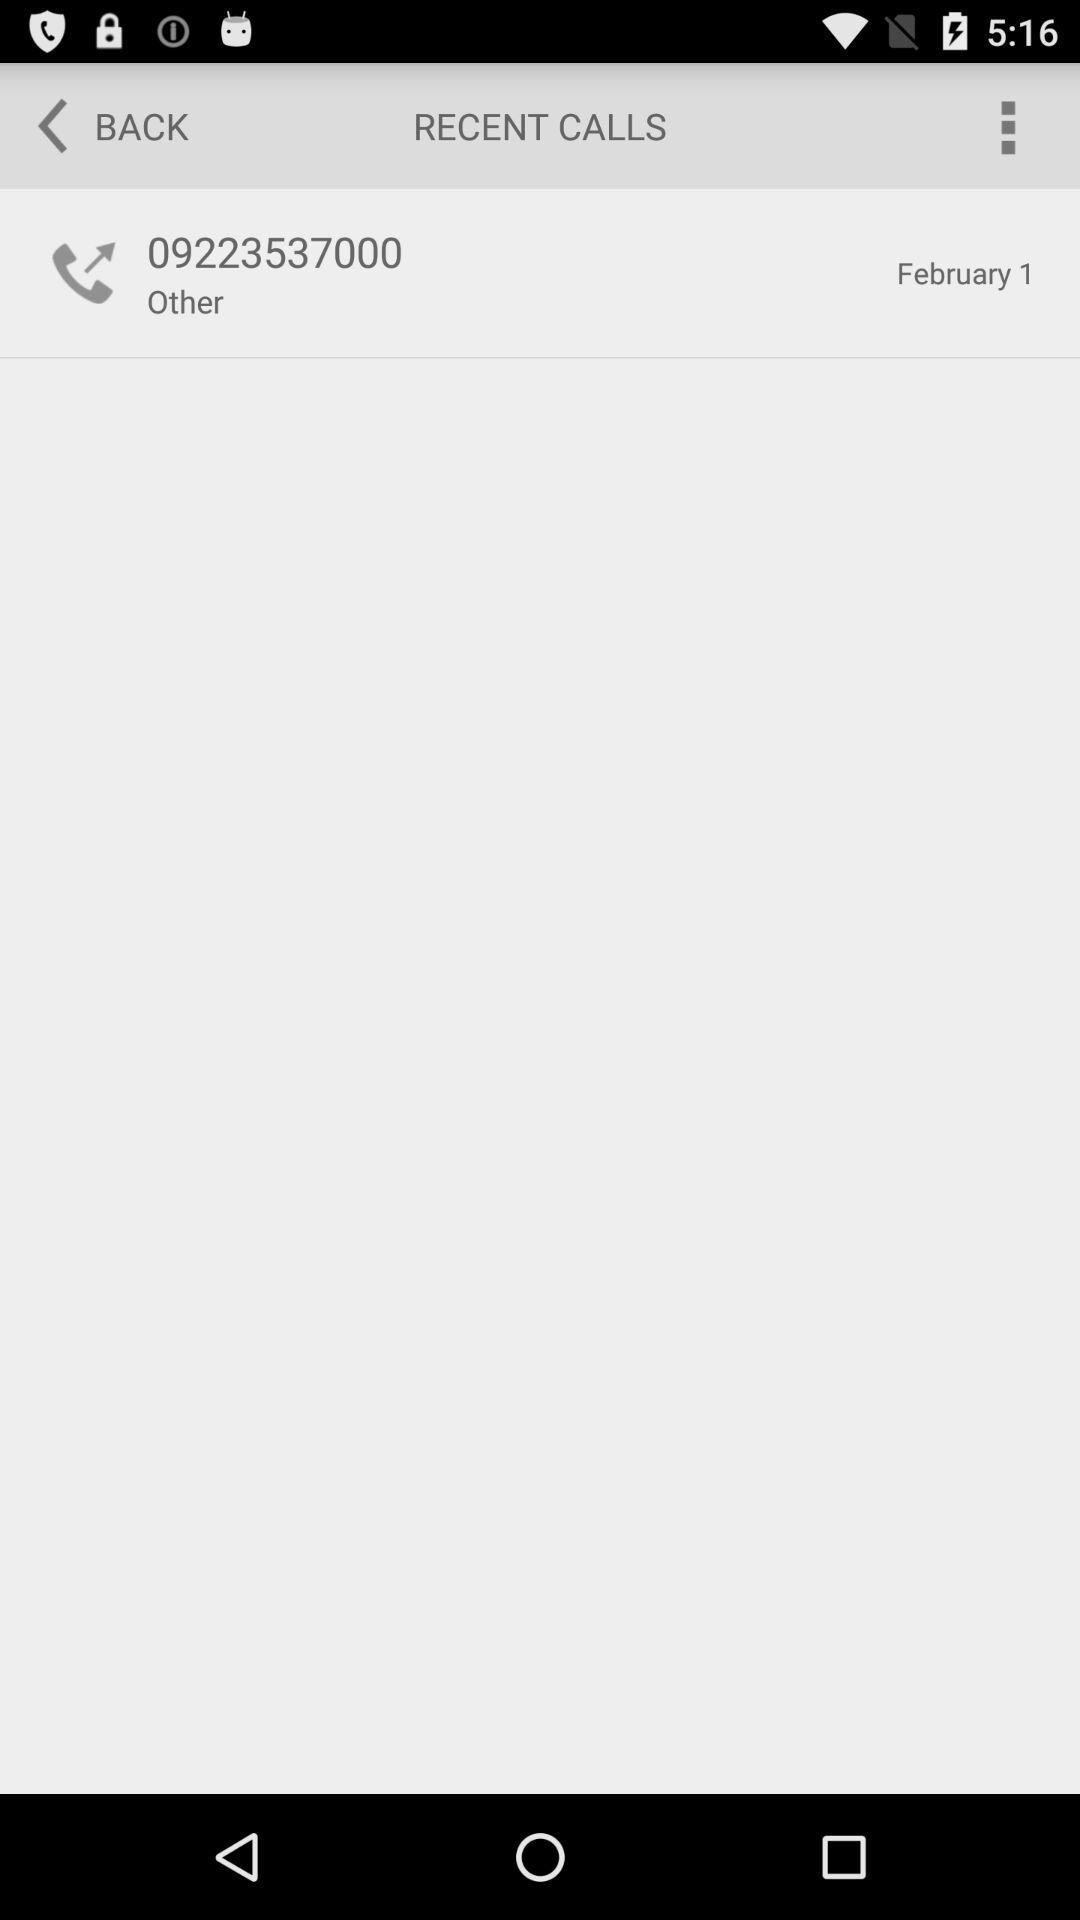 The image size is (1080, 1920). What do you see at coordinates (1006, 124) in the screenshot?
I see `icon next to recent calls app` at bounding box center [1006, 124].